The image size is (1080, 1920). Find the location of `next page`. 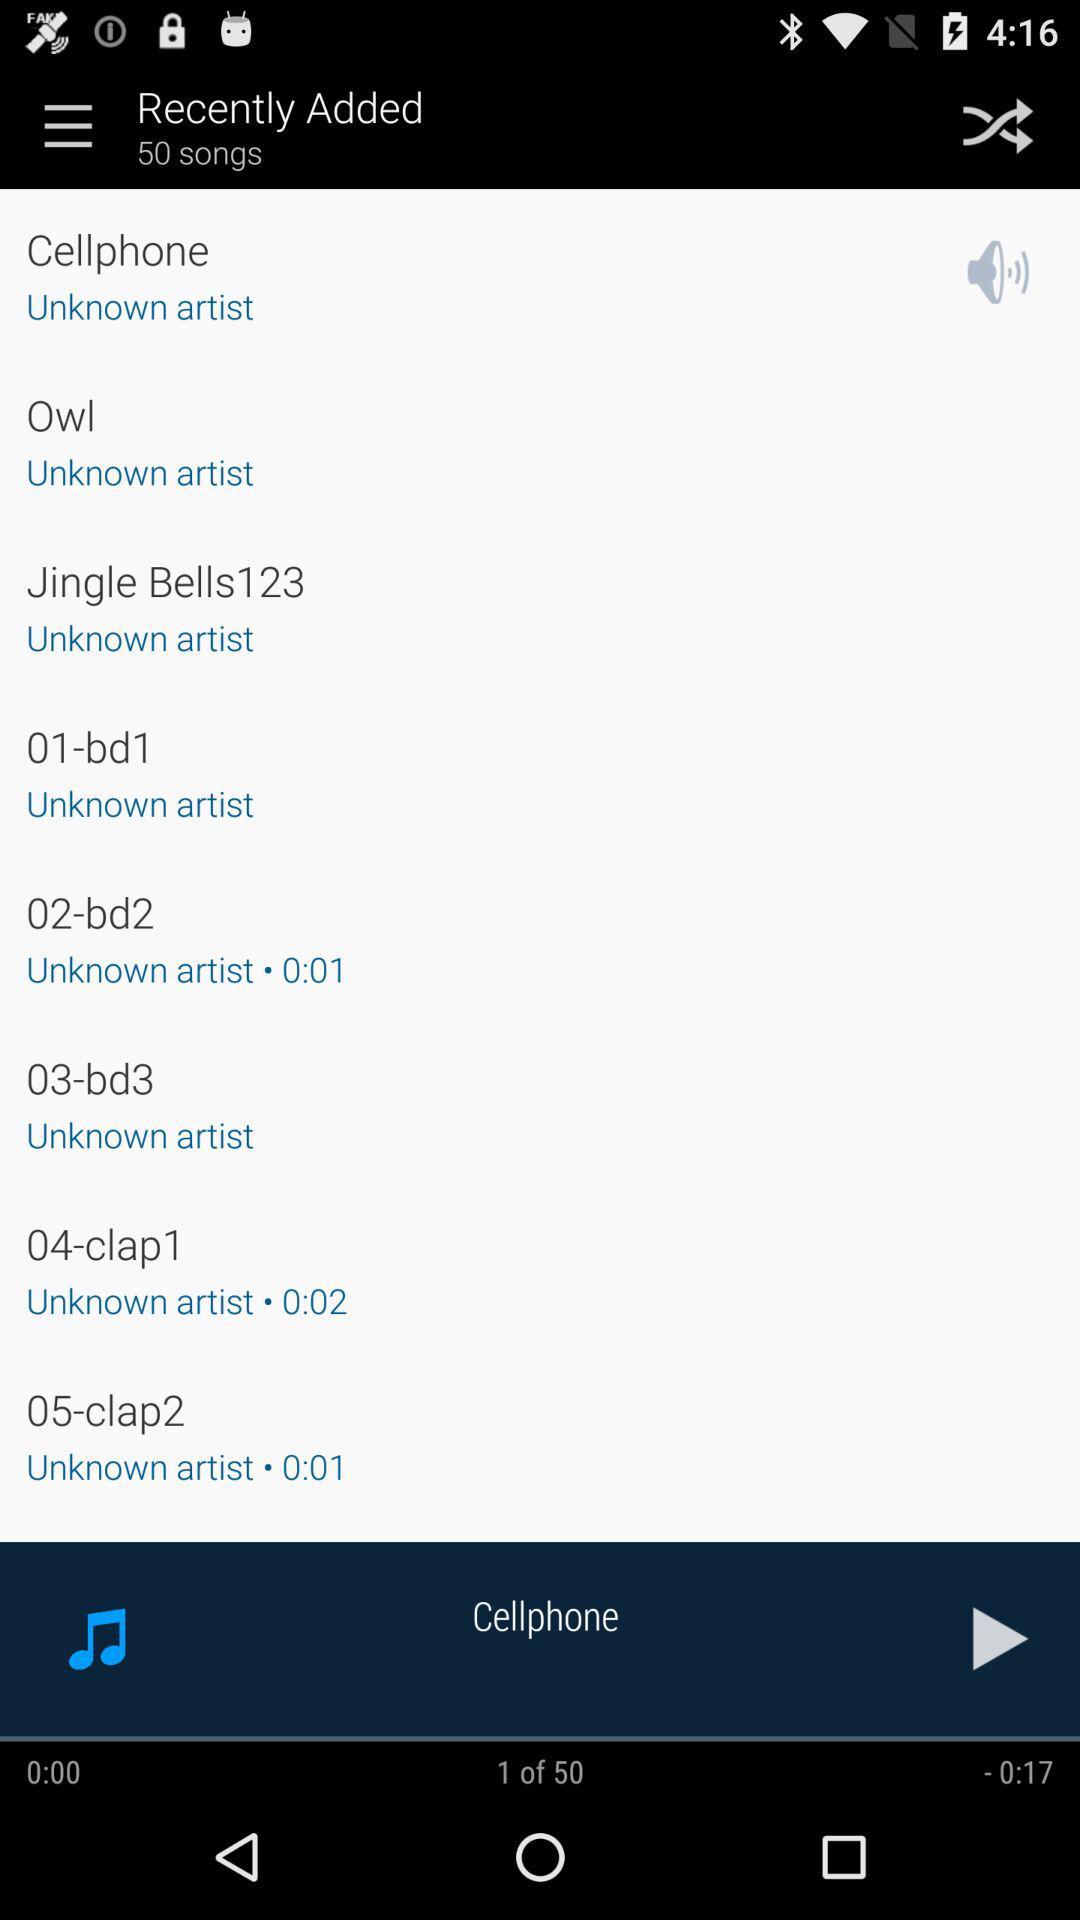

next page is located at coordinates (1001, 1638).